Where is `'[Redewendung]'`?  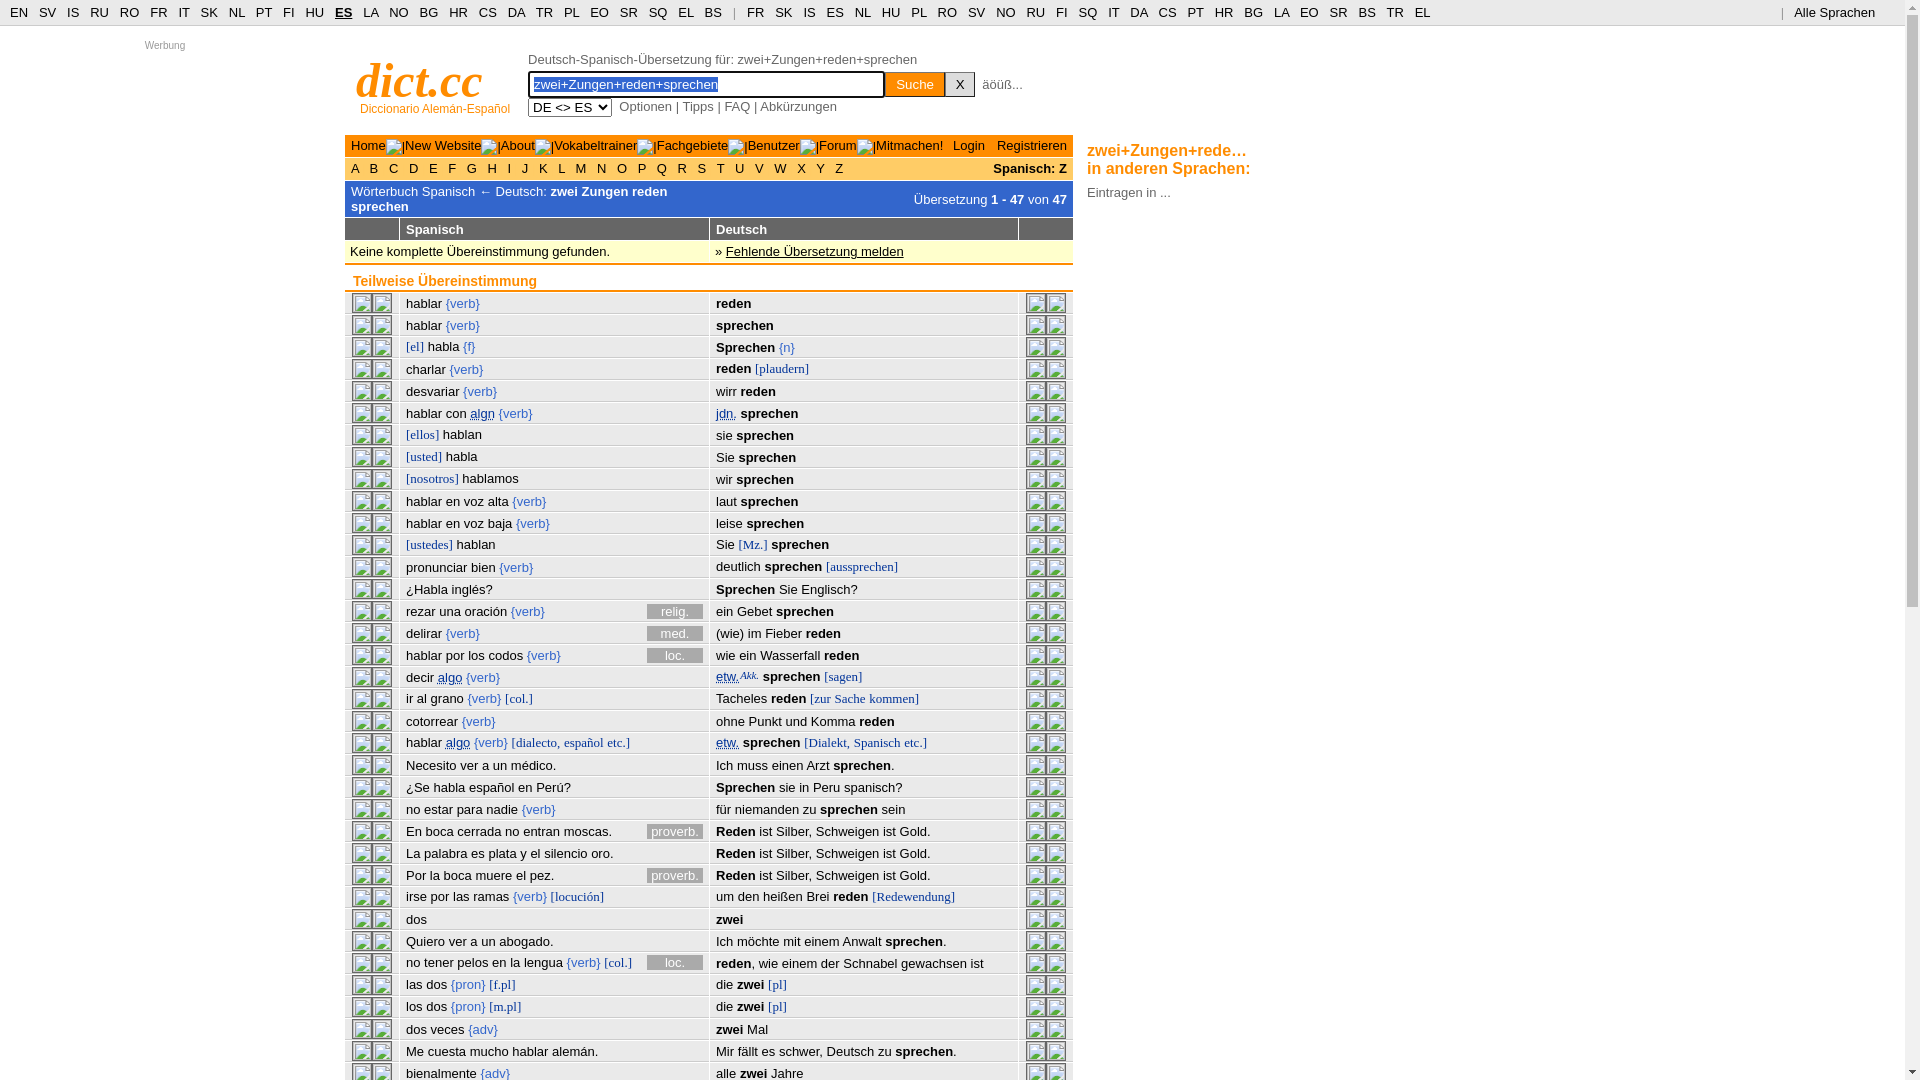 '[Redewendung]' is located at coordinates (912, 895).